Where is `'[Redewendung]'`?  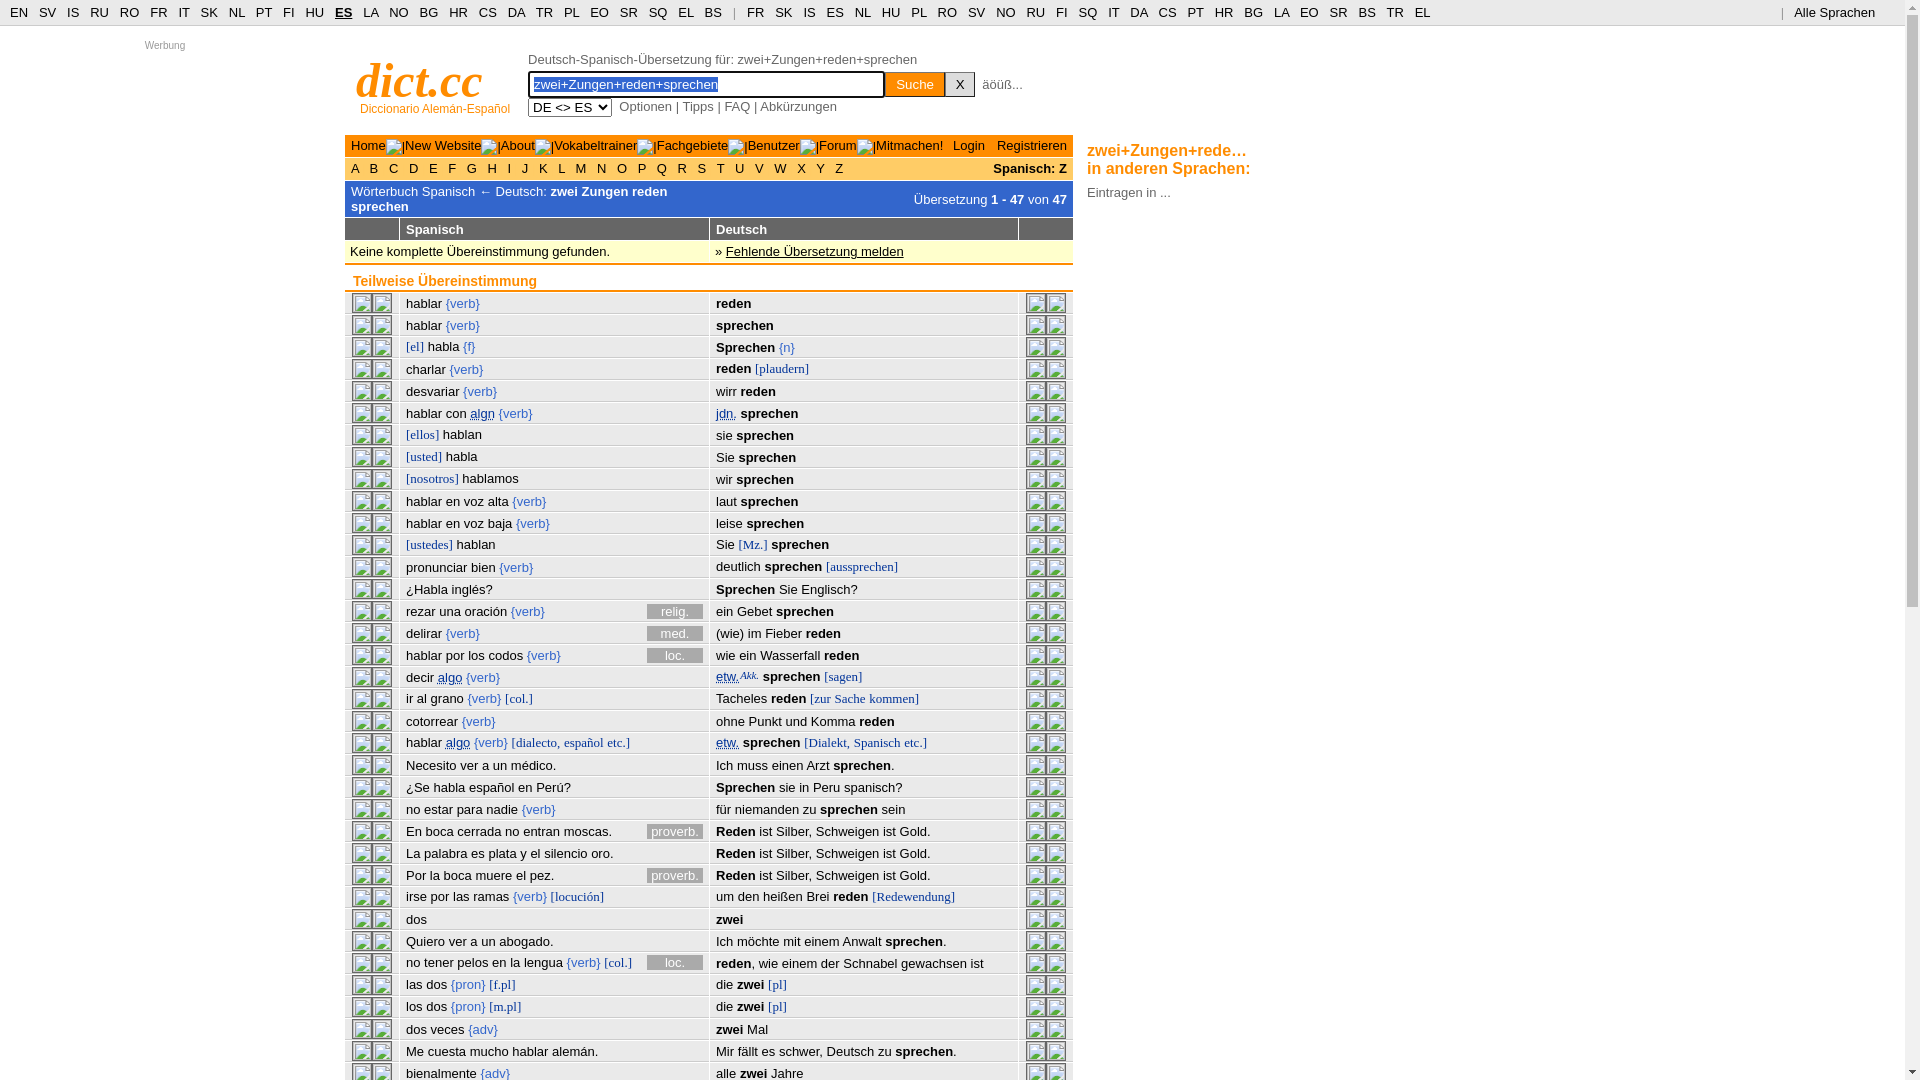 '[Redewendung]' is located at coordinates (912, 895).